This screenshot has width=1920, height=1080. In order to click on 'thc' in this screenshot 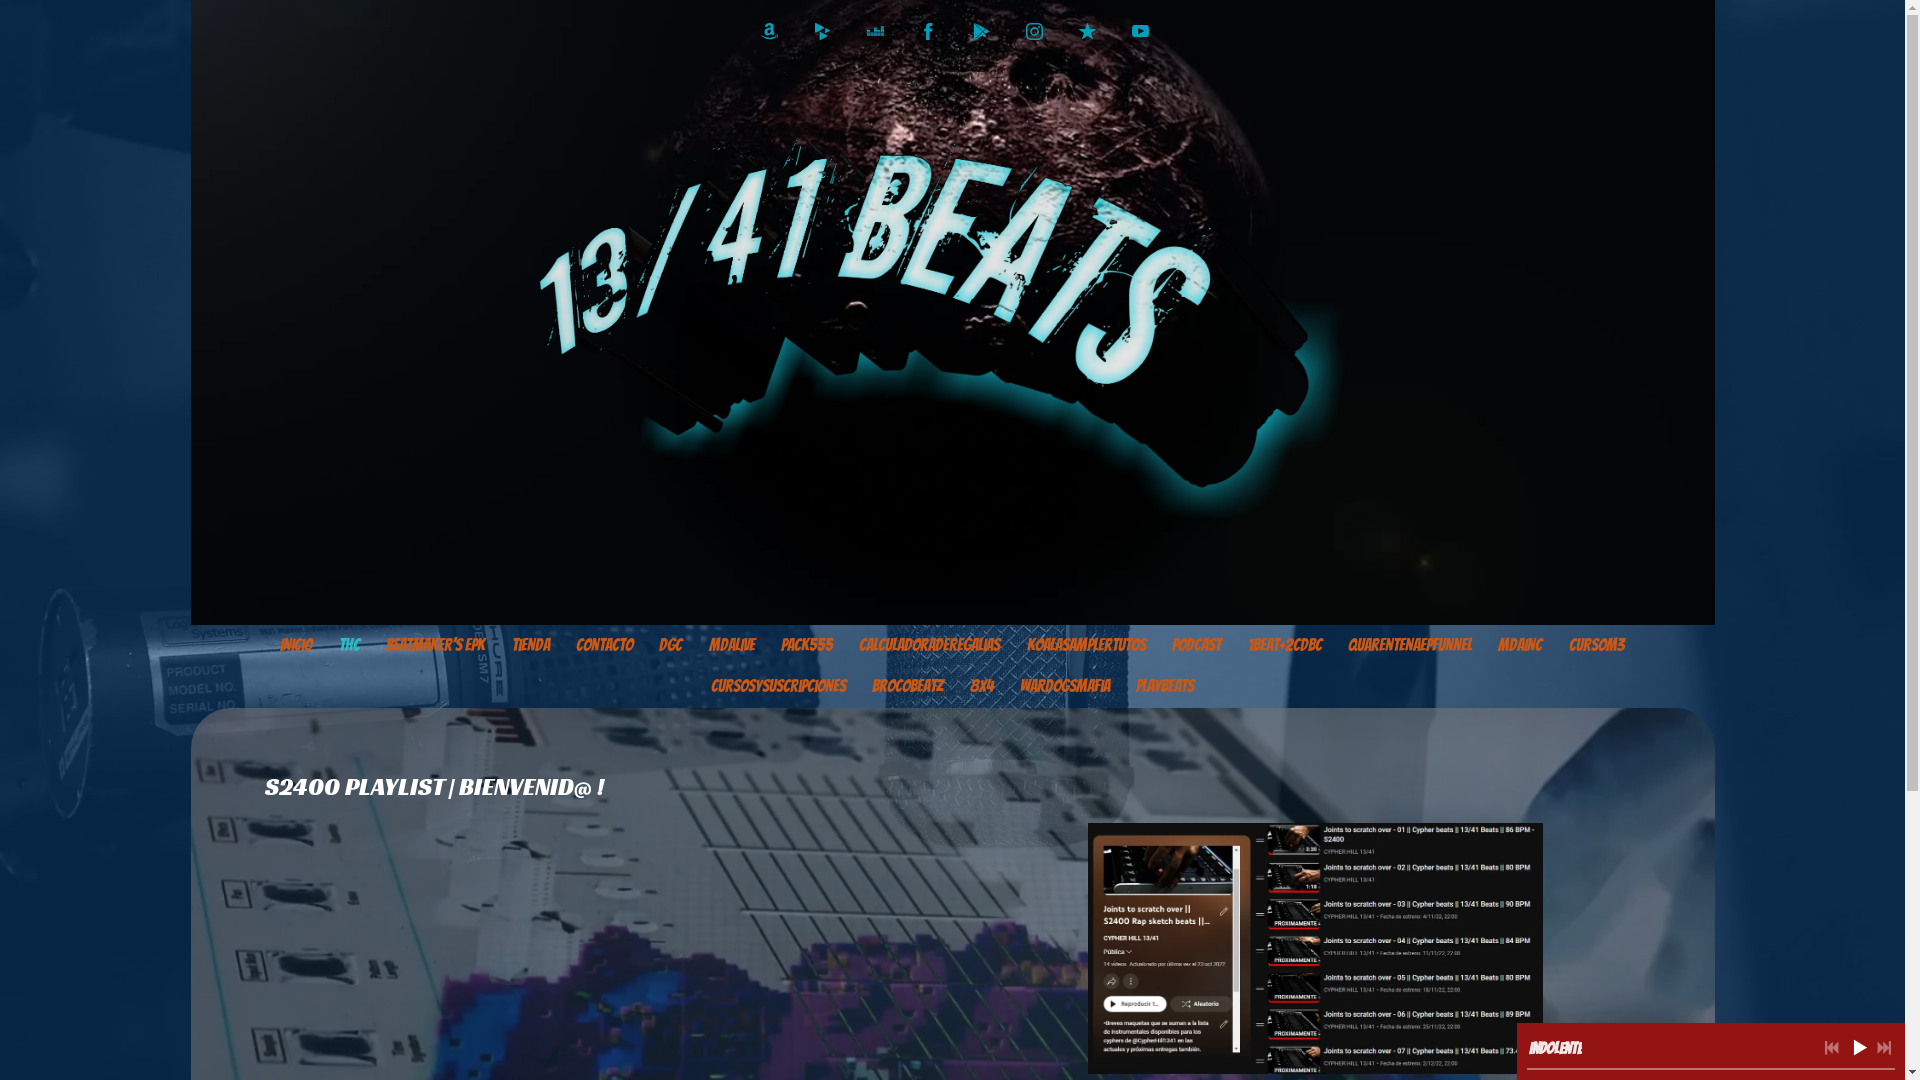, I will do `click(349, 645)`.